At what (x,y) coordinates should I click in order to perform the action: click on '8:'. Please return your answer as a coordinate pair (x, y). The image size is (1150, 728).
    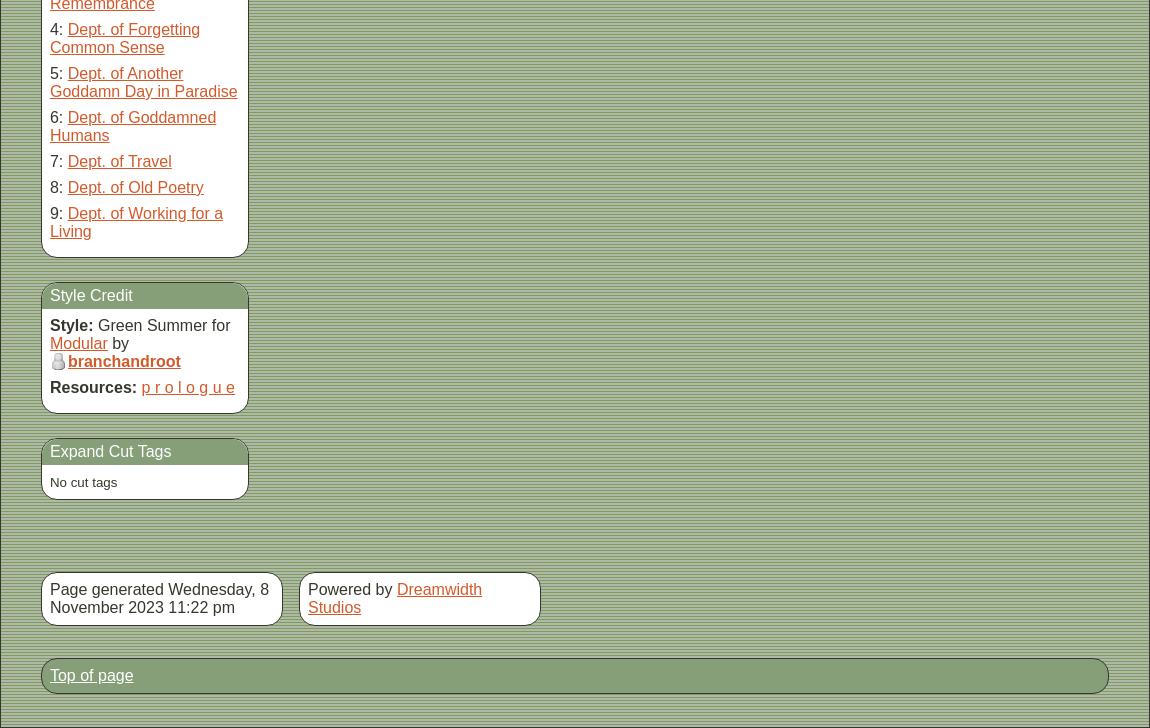
    Looking at the image, I should click on (55, 186).